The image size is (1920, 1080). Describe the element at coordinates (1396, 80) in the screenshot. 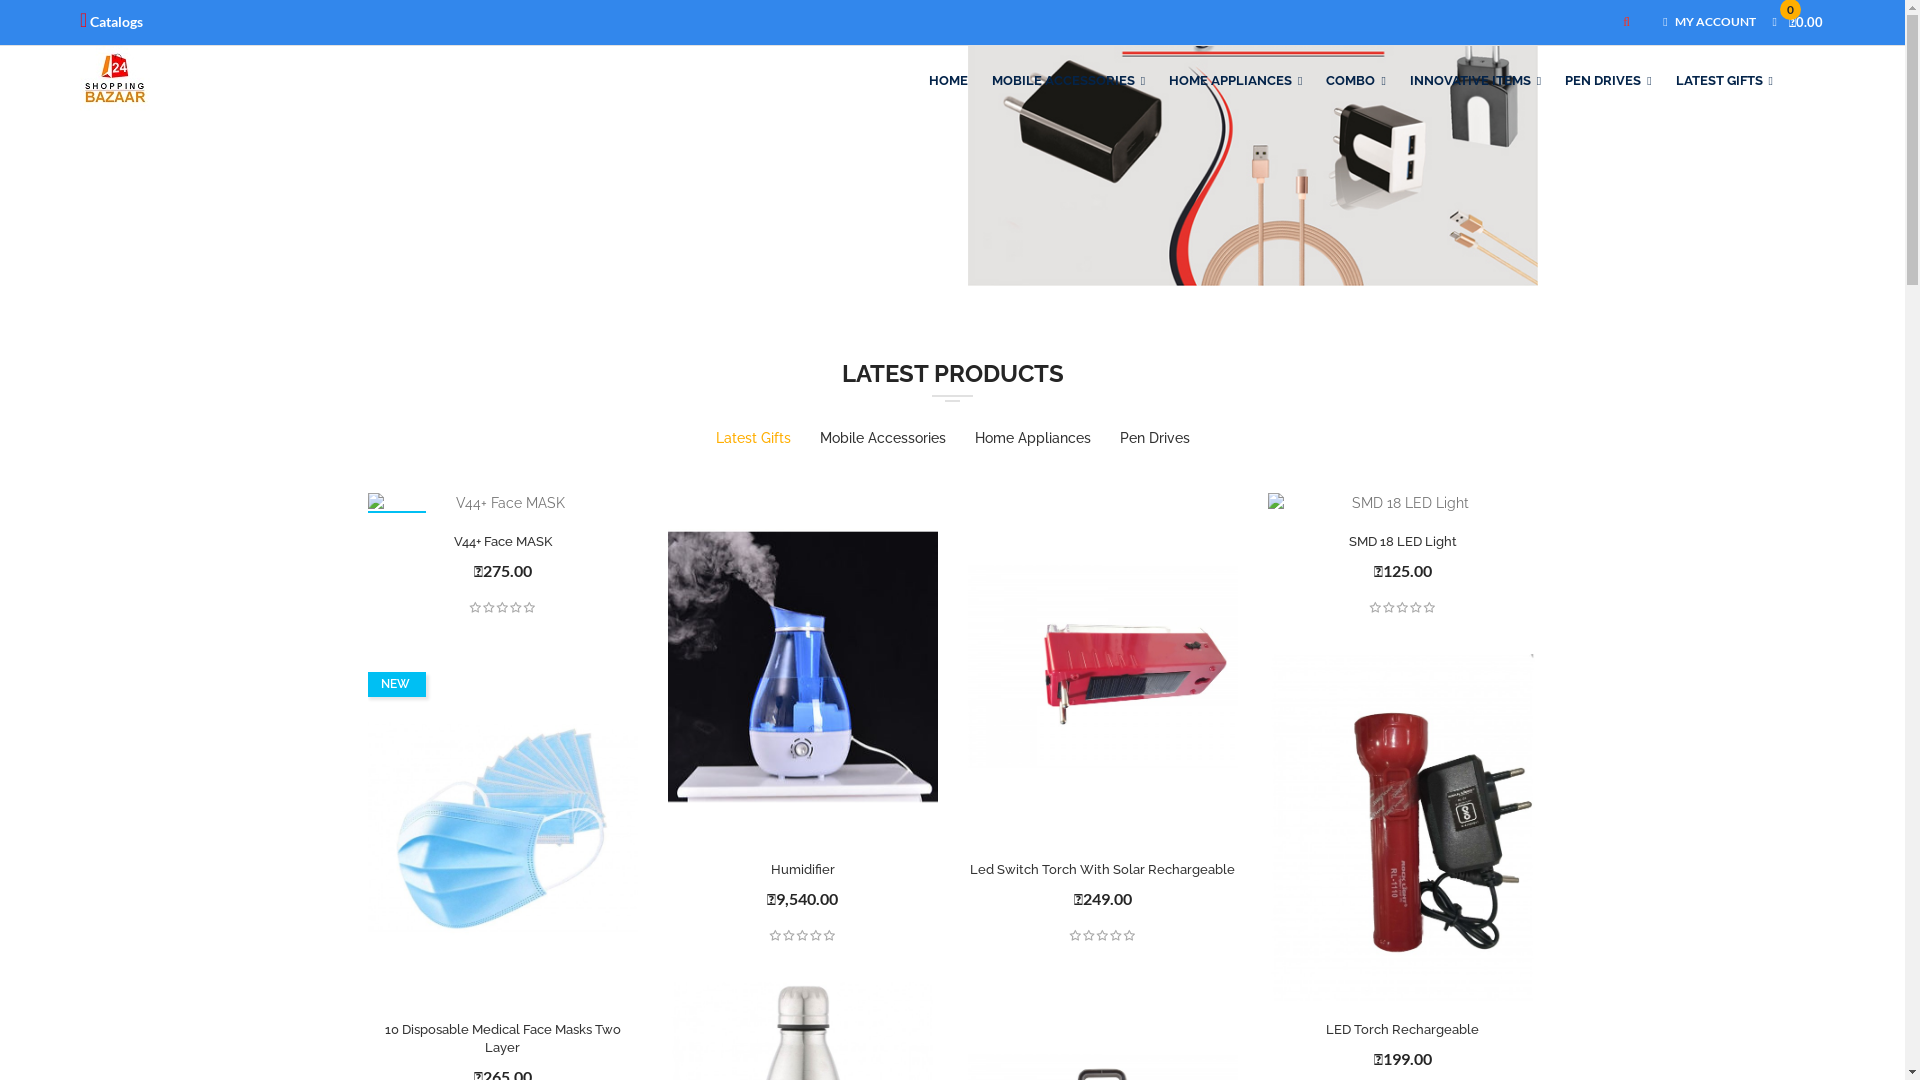

I see `'INNOVATIVE ITEMS'` at that location.